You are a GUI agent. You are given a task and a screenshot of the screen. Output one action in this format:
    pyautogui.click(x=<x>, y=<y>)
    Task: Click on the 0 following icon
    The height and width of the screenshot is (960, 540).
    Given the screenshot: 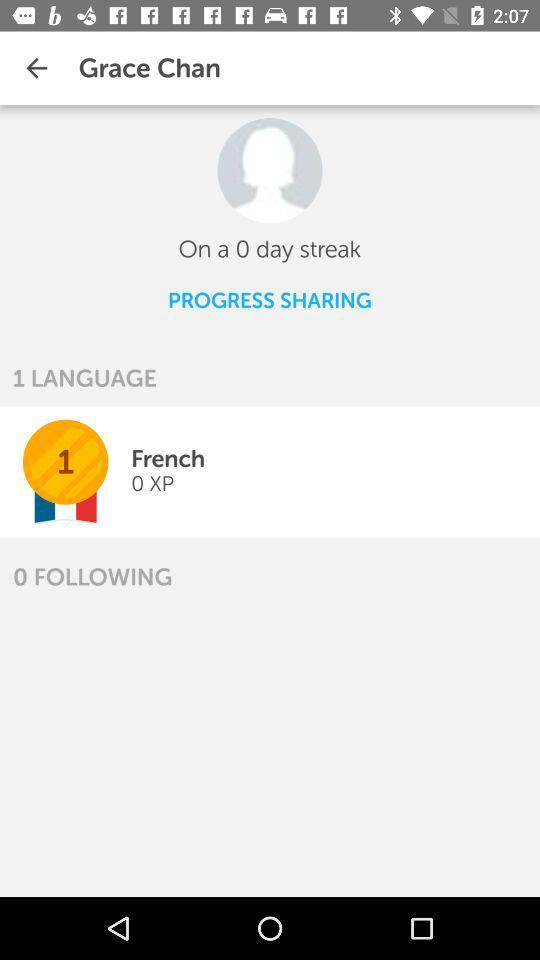 What is the action you would take?
    pyautogui.click(x=91, y=577)
    